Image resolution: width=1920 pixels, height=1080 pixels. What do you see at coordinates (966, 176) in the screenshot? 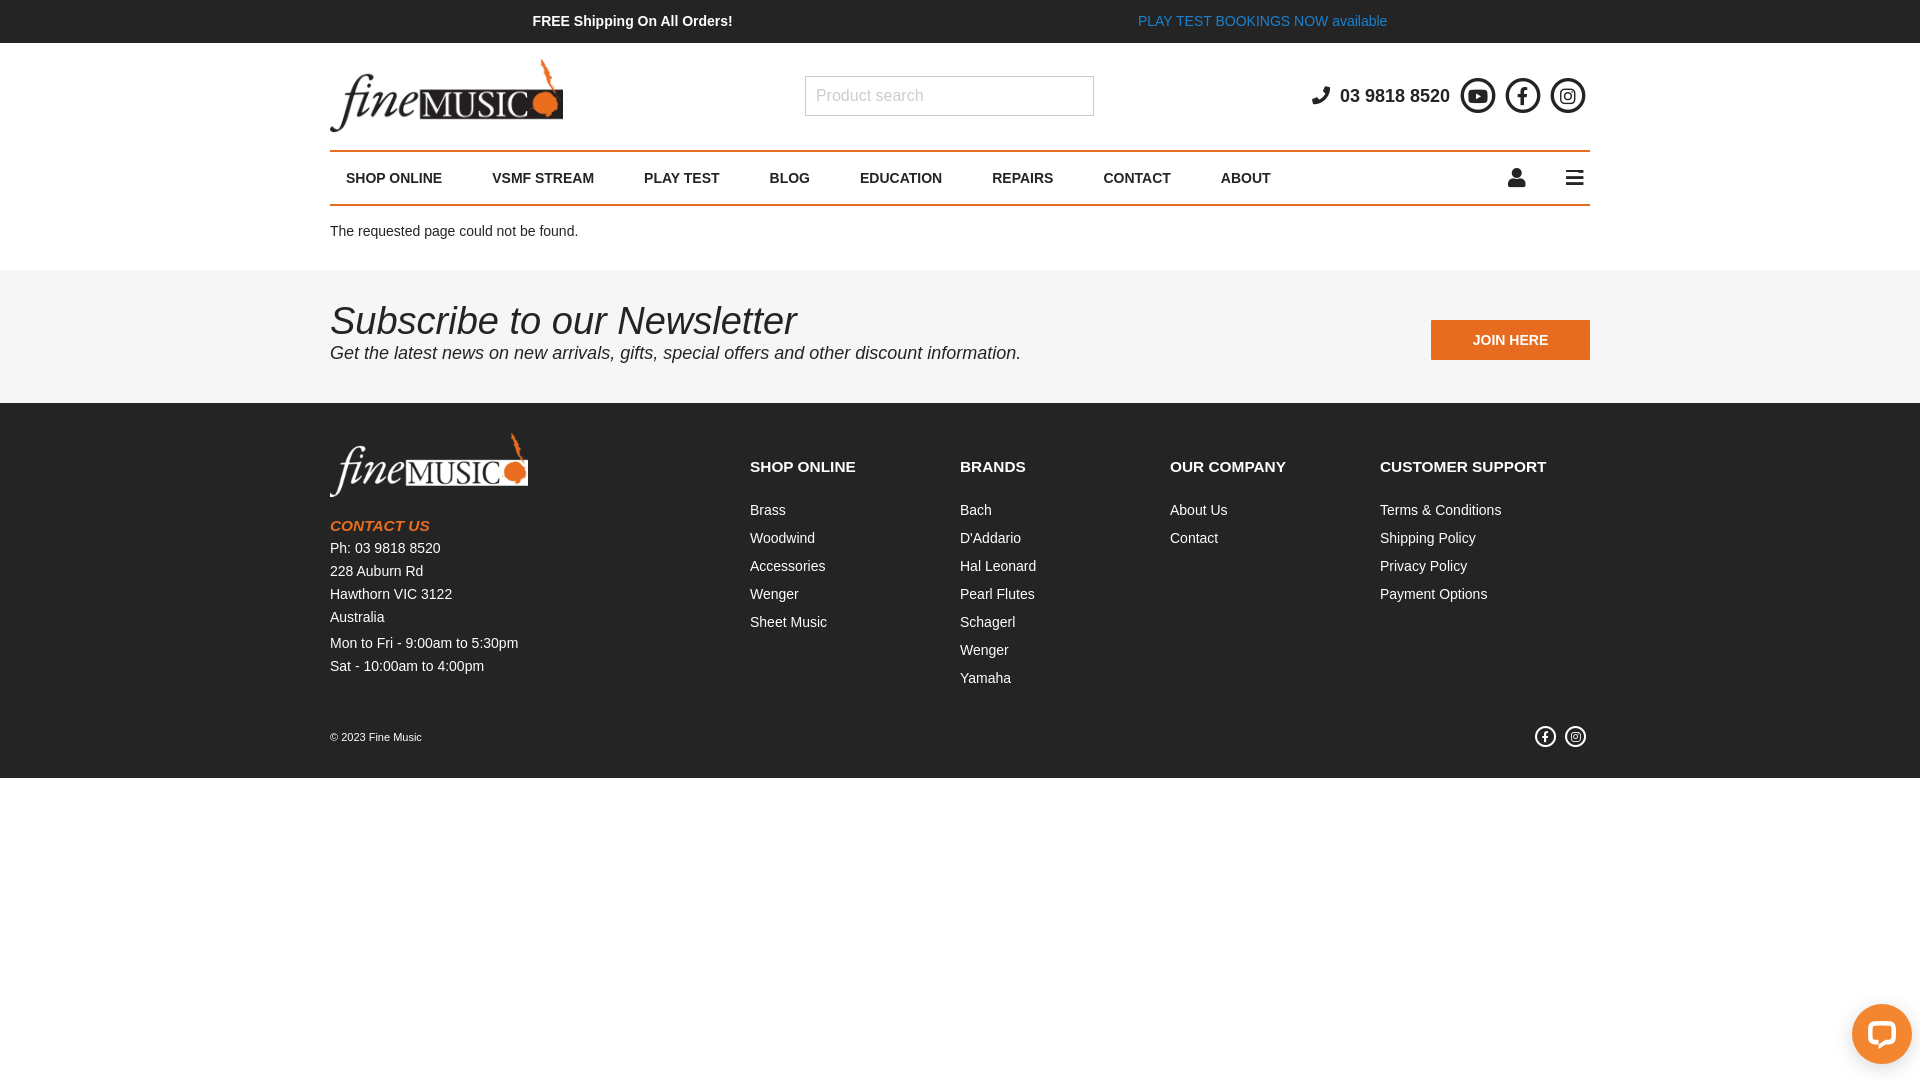
I see `'REPAIRS'` at bounding box center [966, 176].